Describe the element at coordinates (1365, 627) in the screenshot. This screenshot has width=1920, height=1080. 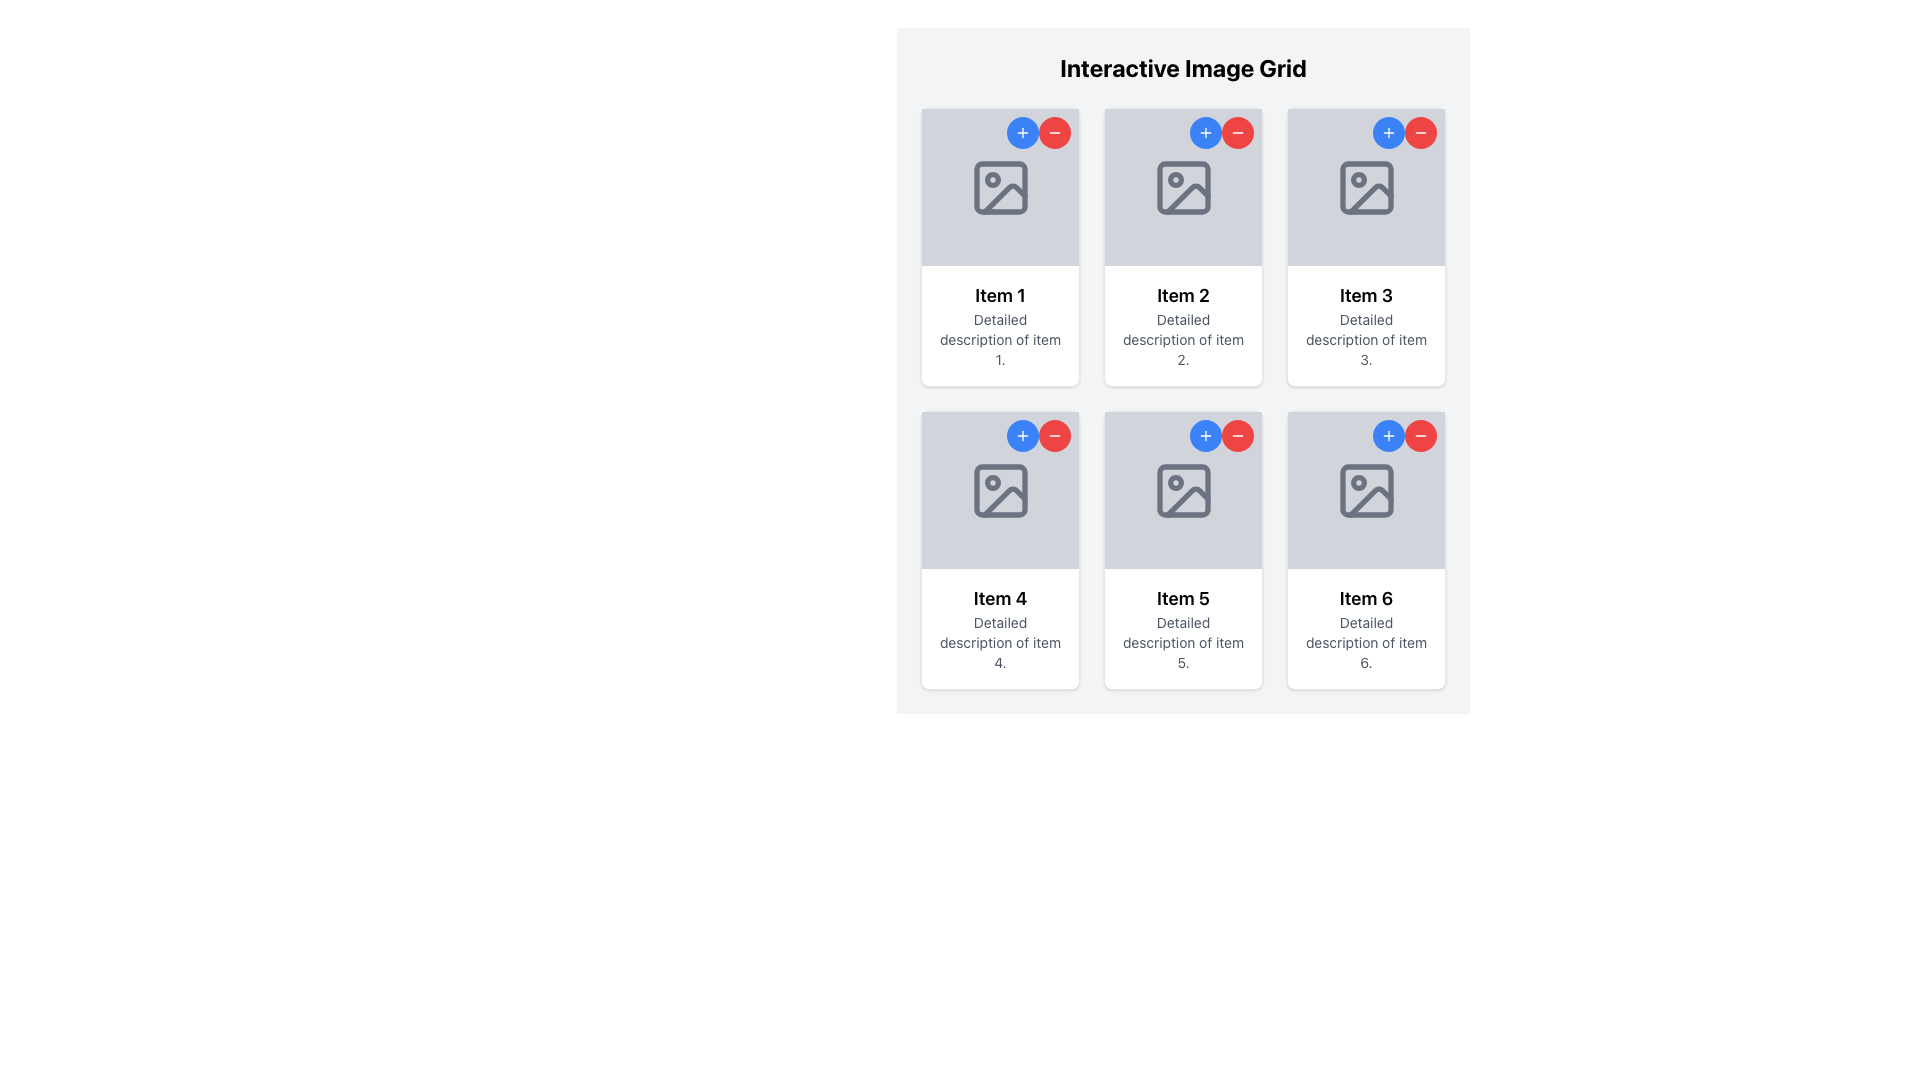
I see `the Text content block featuring the bold title 'Item 6' and the detailed description 'Detailed description of item 6.' positioned at the bottom-right corner of the grid layout` at that location.